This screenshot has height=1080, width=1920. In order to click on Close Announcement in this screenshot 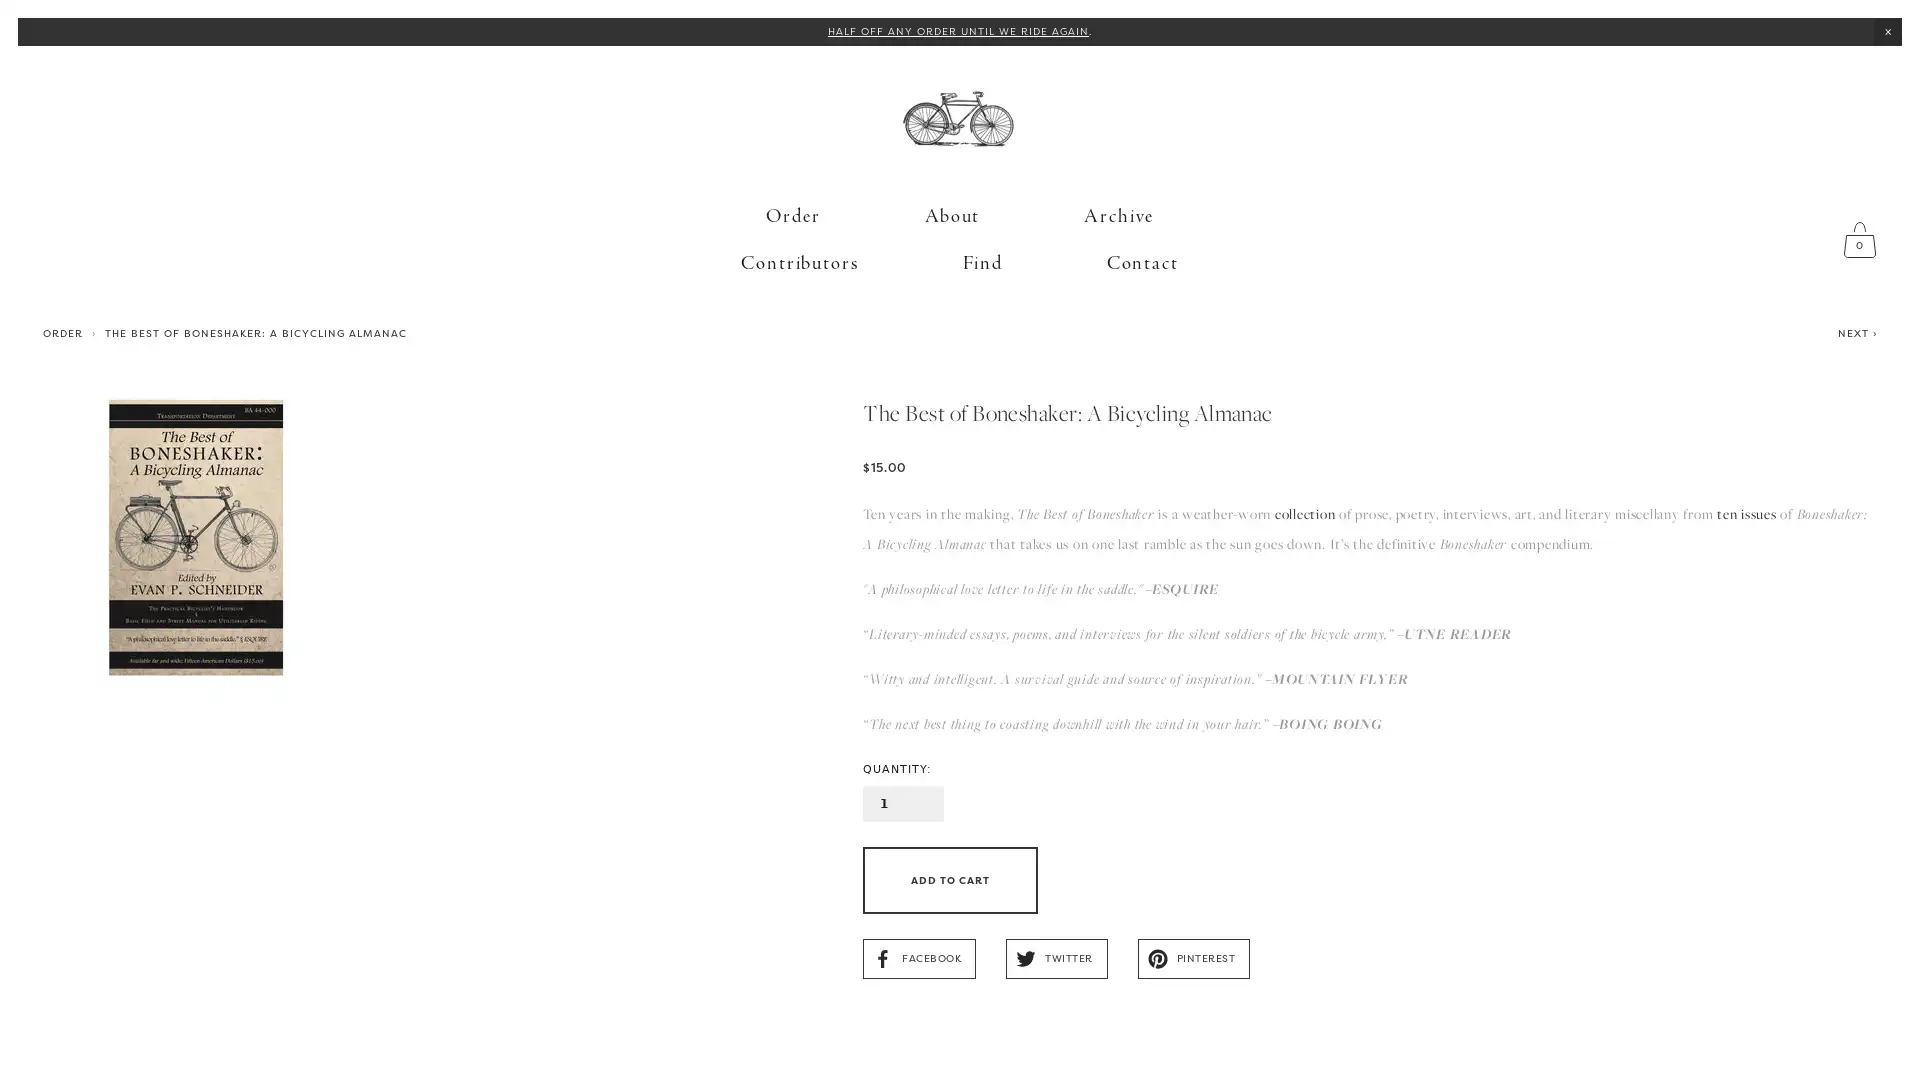, I will do `click(1886, 31)`.